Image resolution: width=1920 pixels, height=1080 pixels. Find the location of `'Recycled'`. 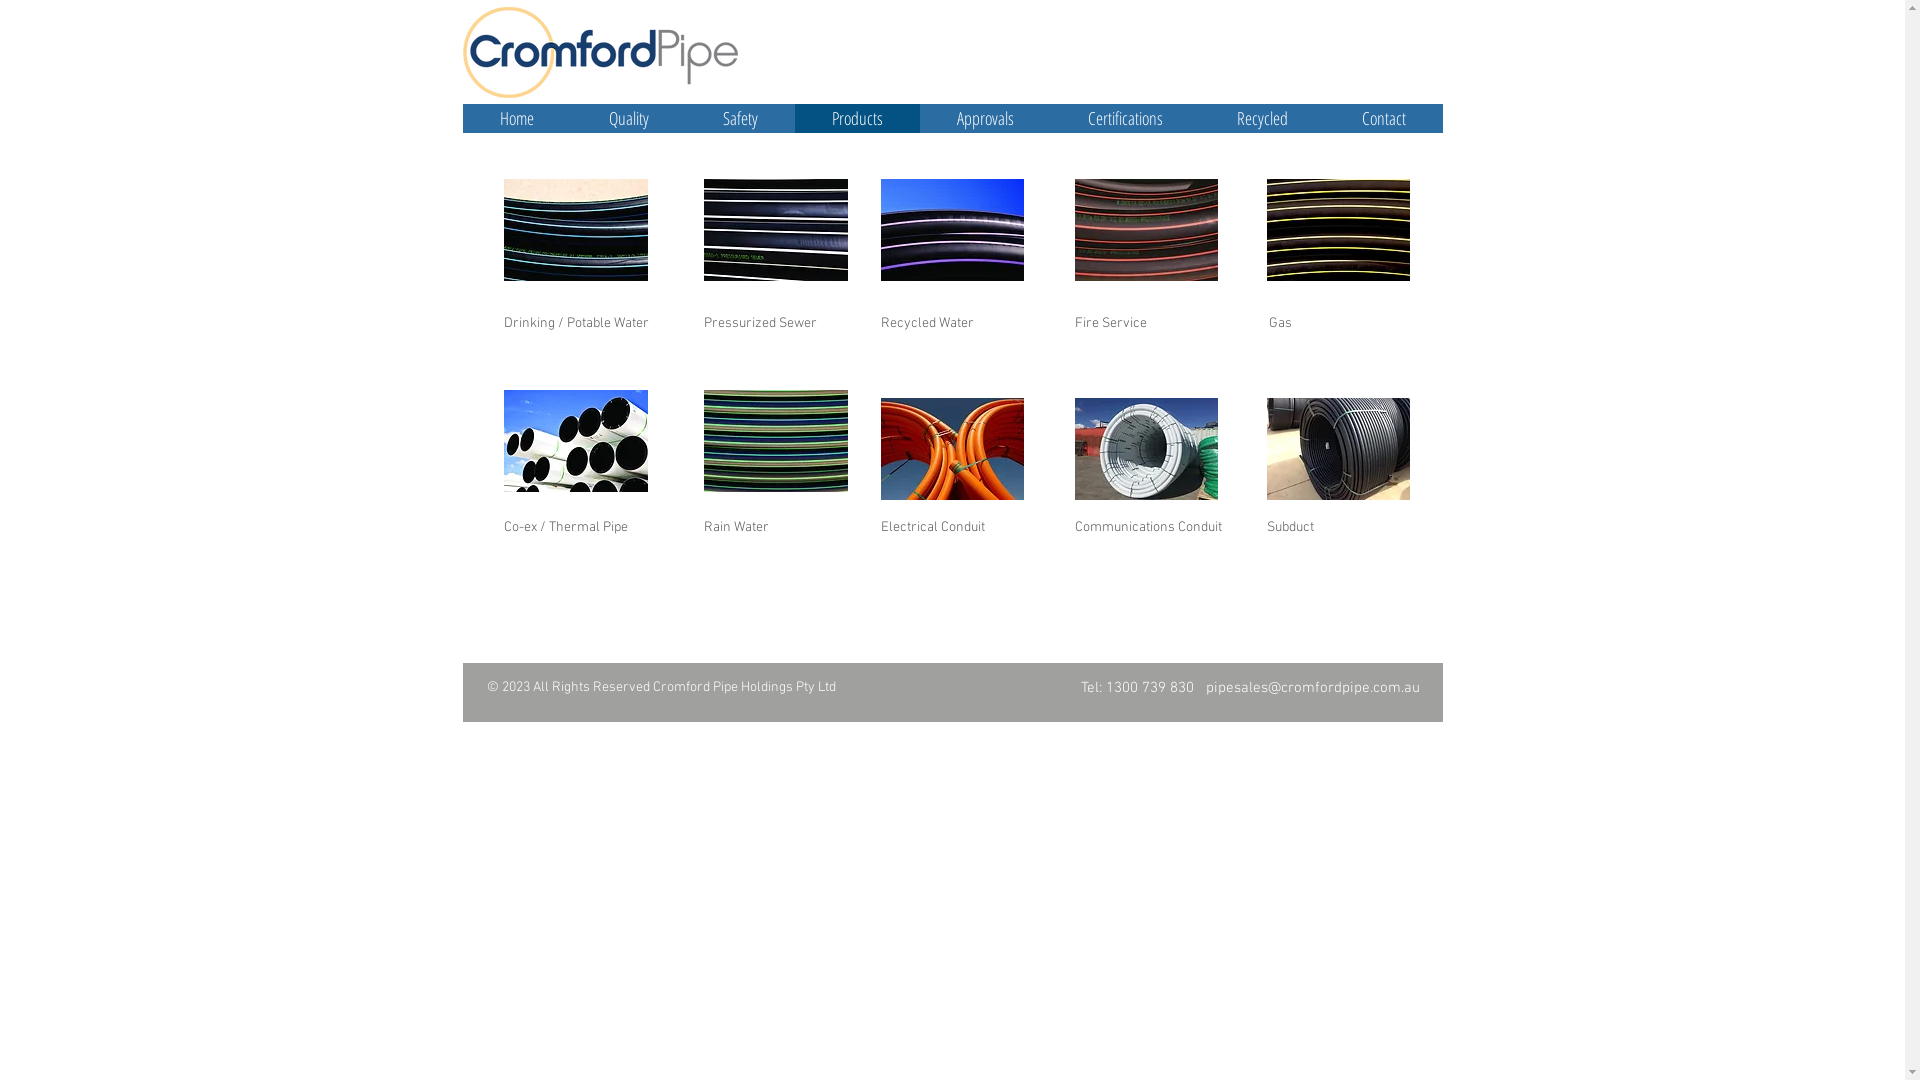

'Recycled' is located at coordinates (1261, 118).